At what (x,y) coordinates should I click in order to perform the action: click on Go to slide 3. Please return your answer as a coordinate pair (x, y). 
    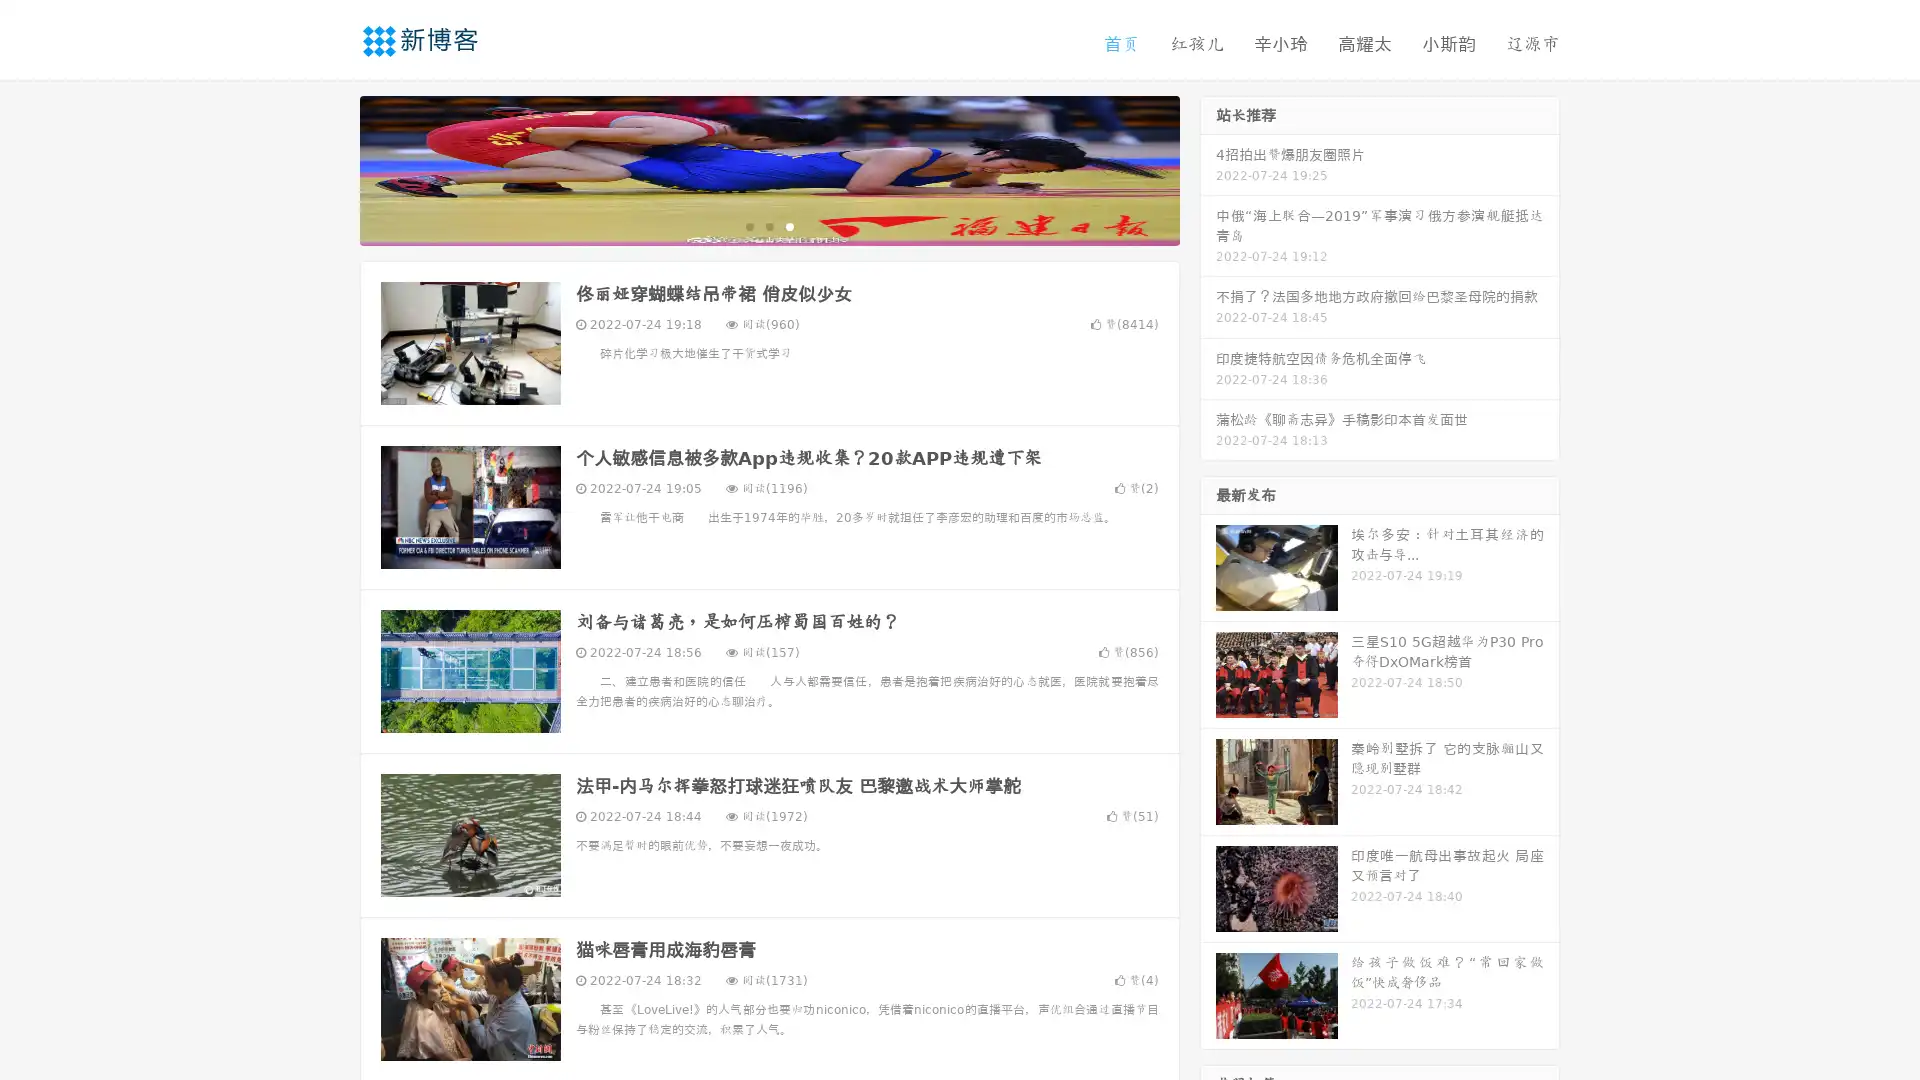
    Looking at the image, I should click on (789, 225).